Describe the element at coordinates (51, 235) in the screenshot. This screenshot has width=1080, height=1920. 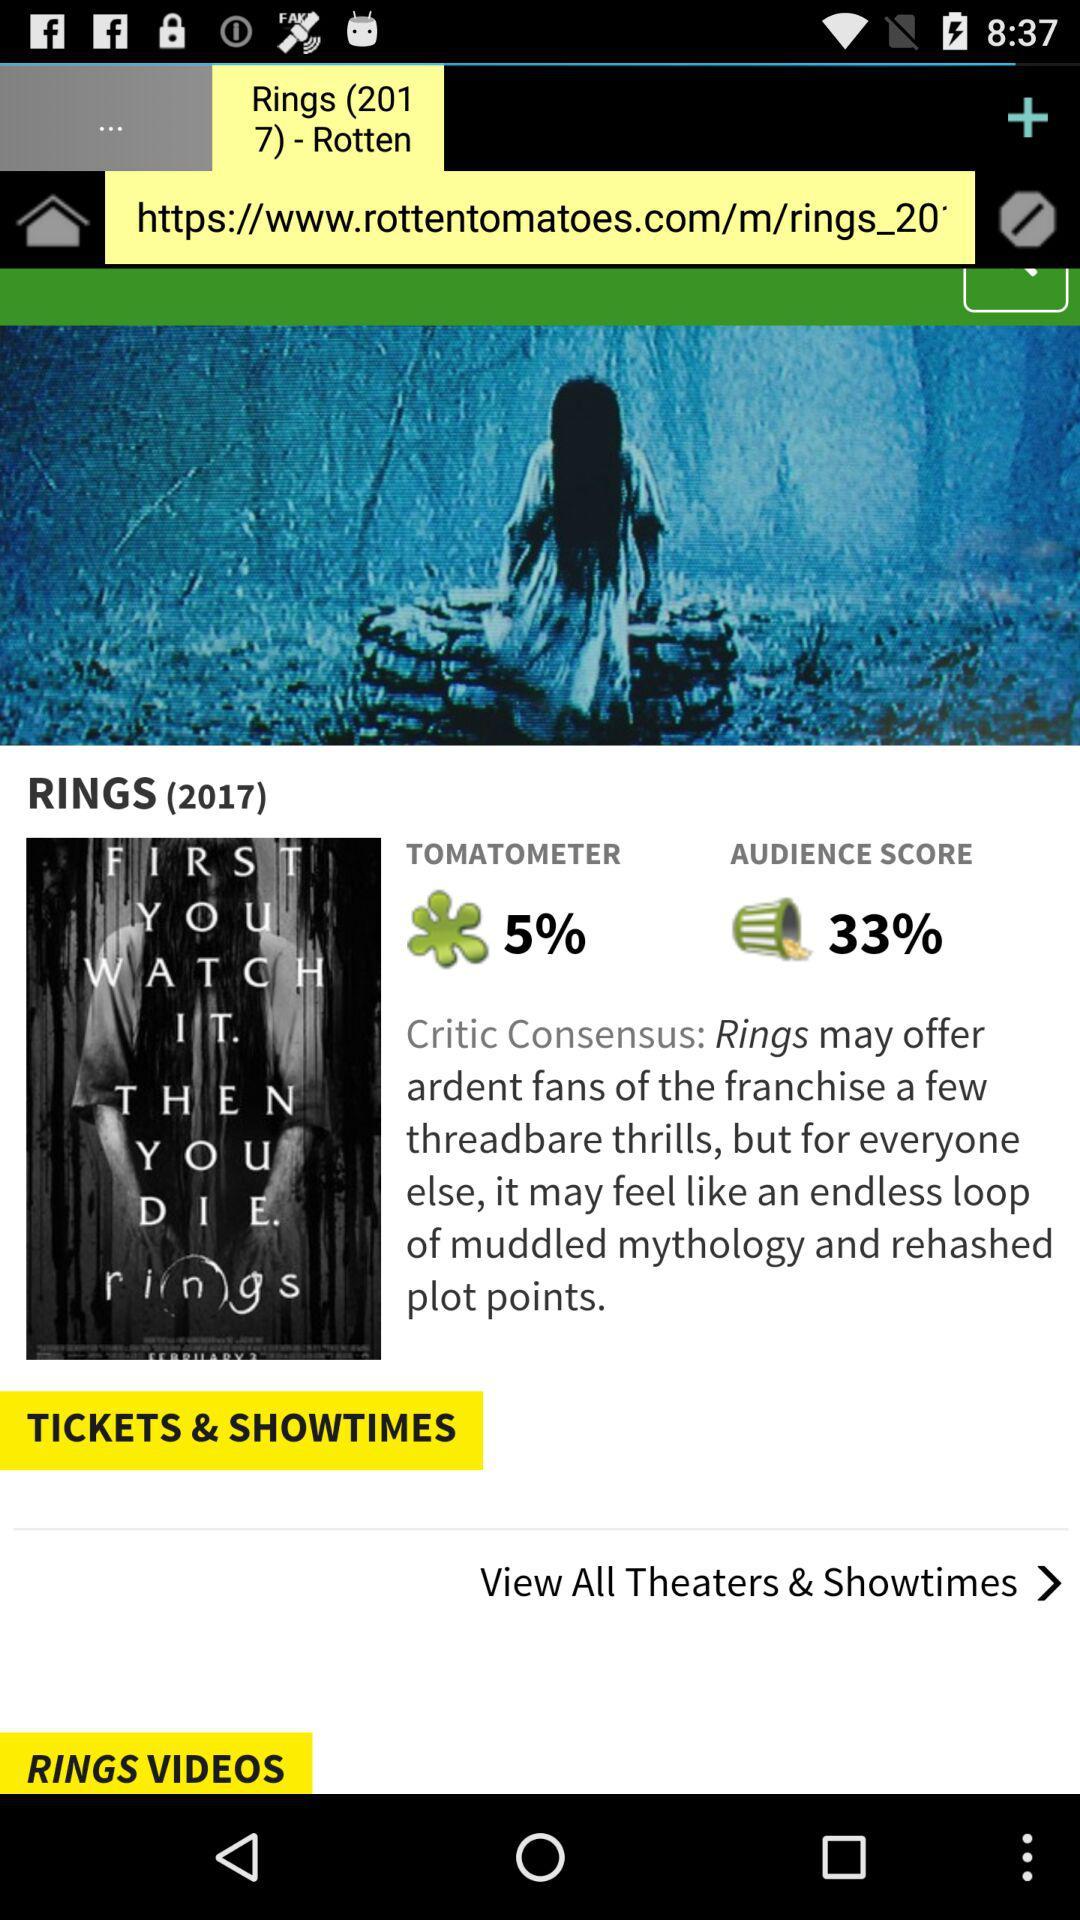
I see `the home icon` at that location.